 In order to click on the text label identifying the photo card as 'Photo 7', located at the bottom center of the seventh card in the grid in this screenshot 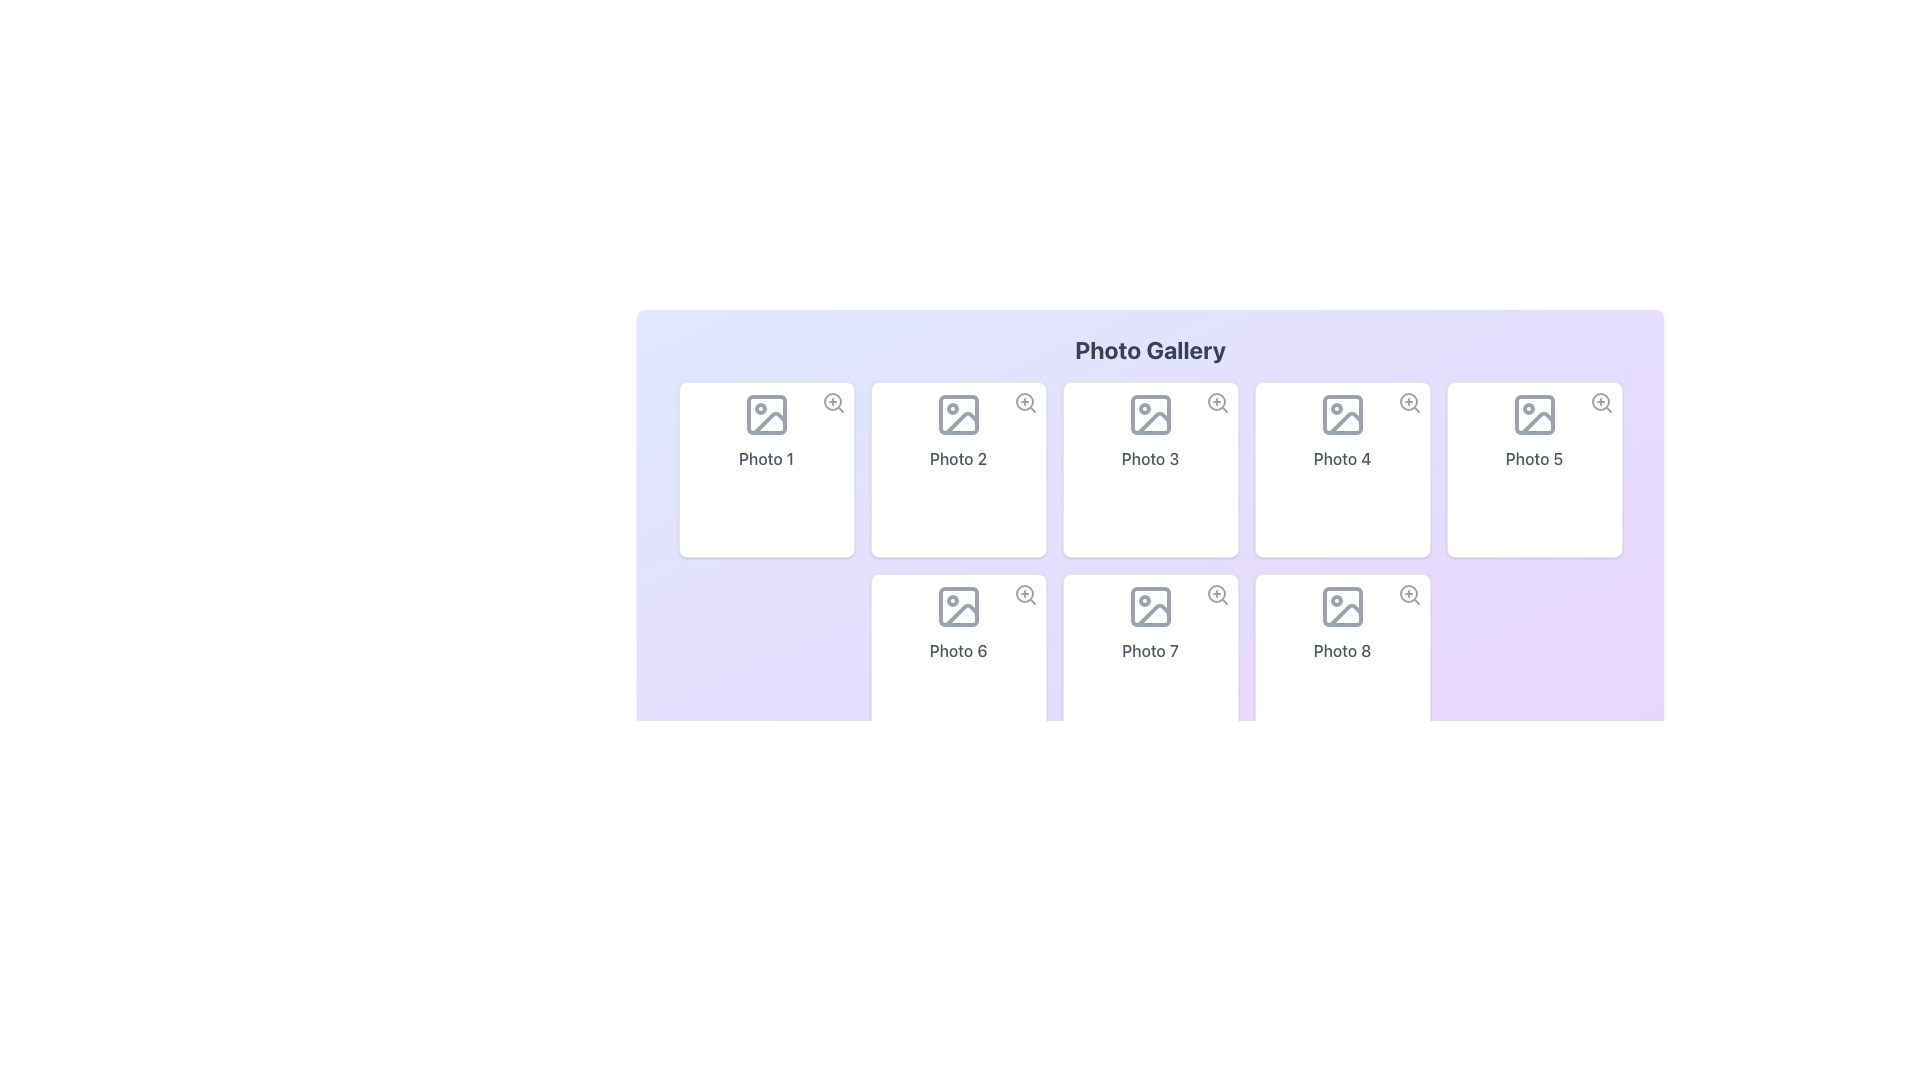, I will do `click(1150, 651)`.